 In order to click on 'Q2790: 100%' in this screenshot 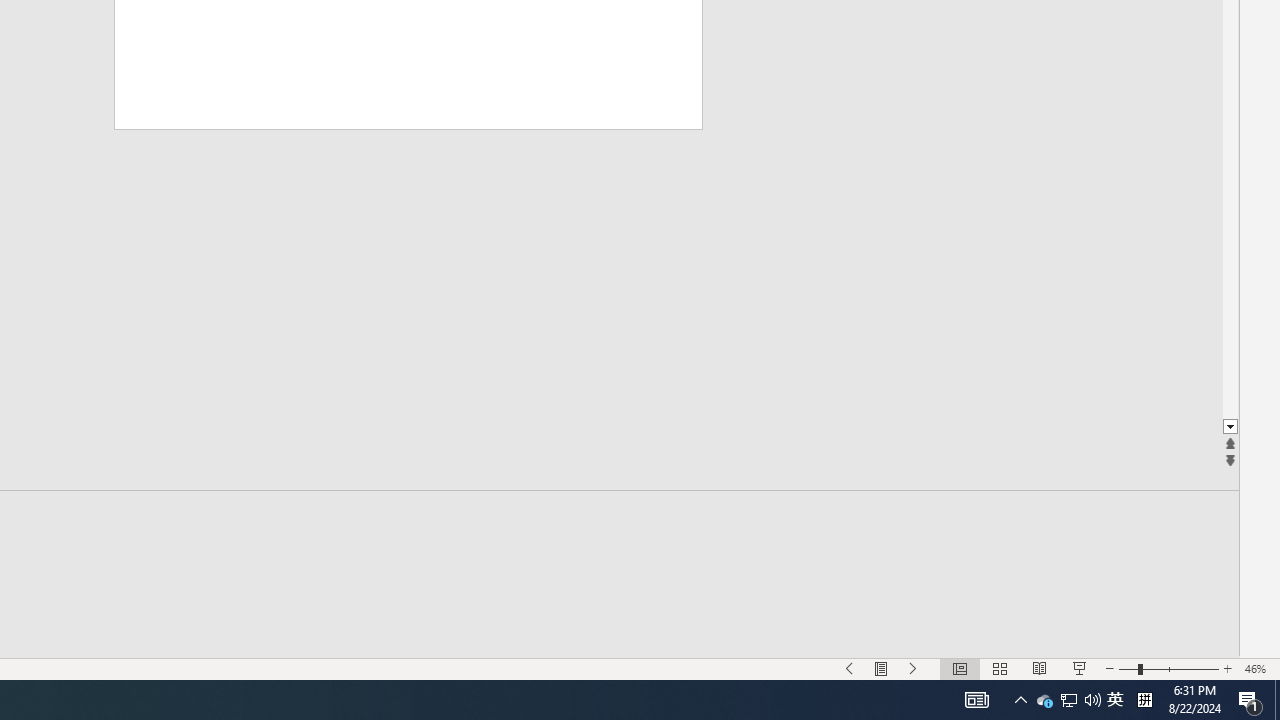, I will do `click(1144, 698)`.